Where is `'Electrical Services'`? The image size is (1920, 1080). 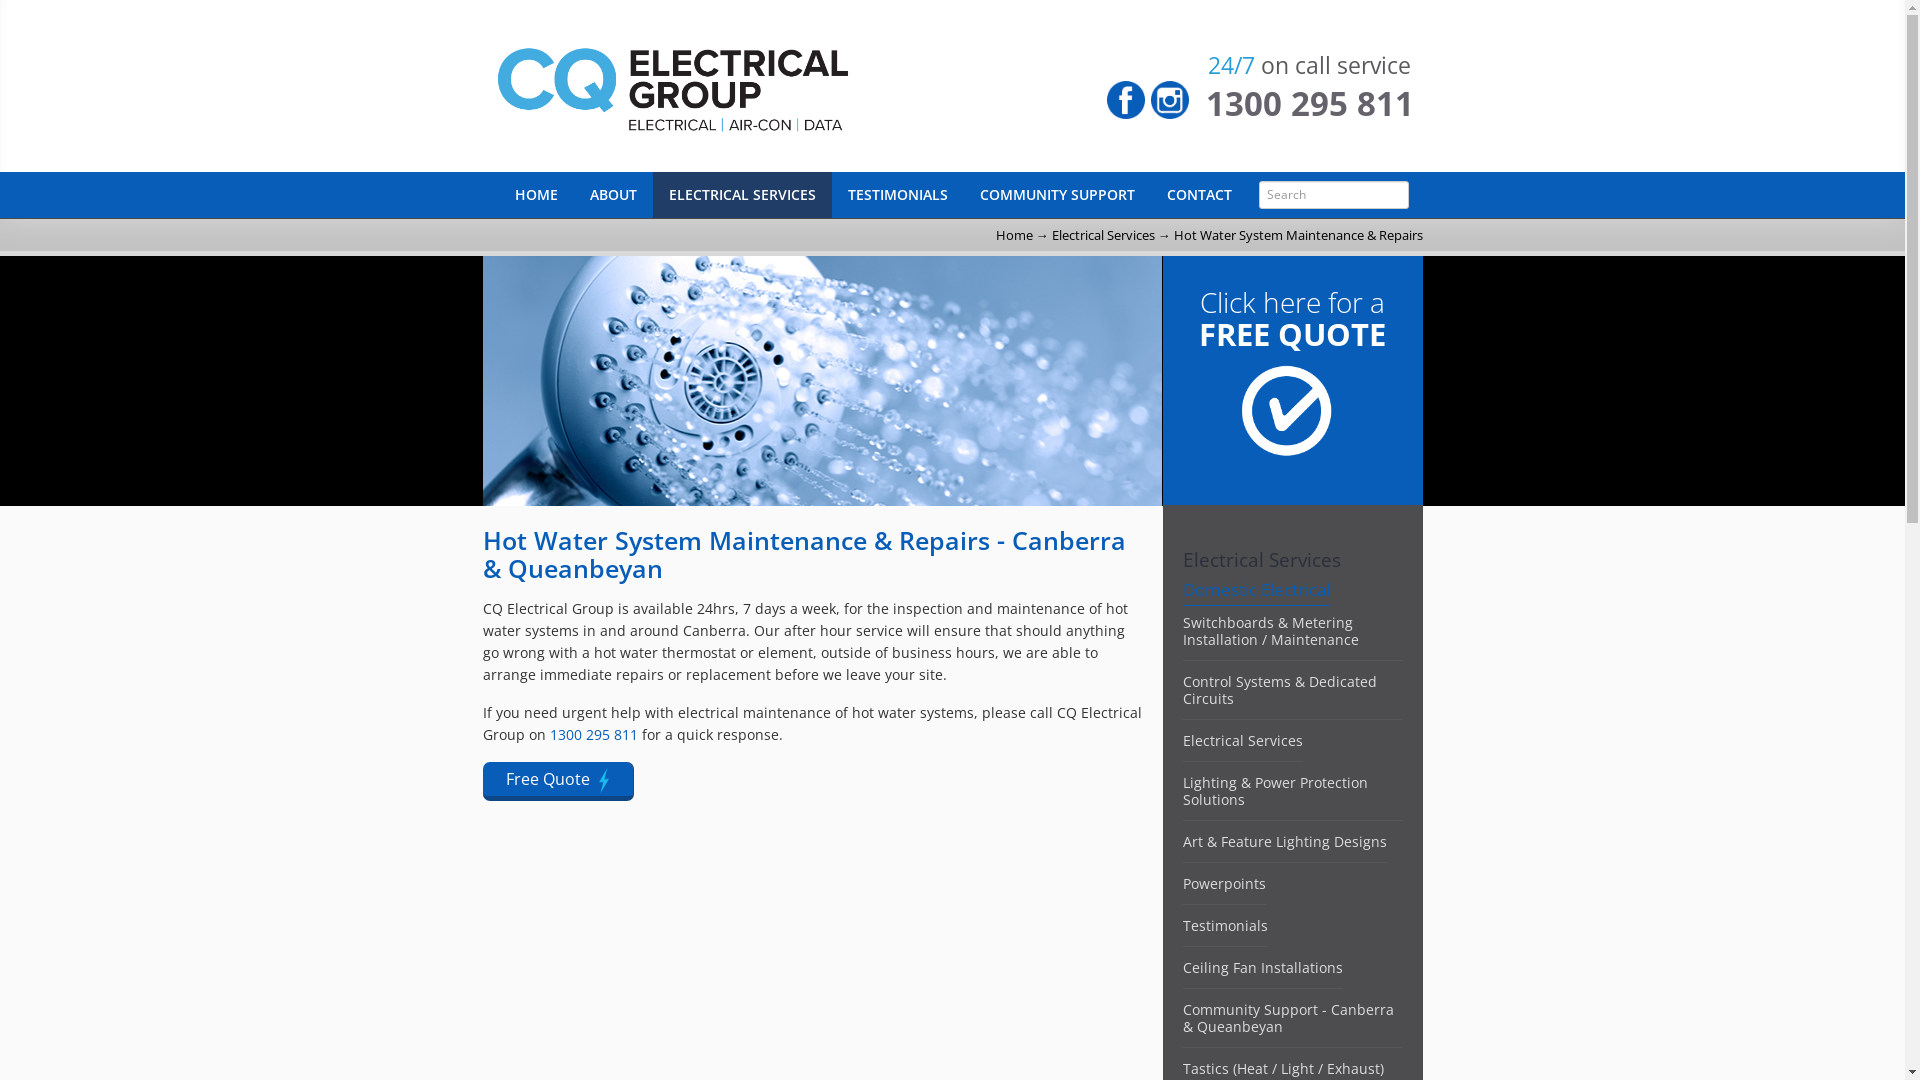 'Electrical Services' is located at coordinates (1181, 740).